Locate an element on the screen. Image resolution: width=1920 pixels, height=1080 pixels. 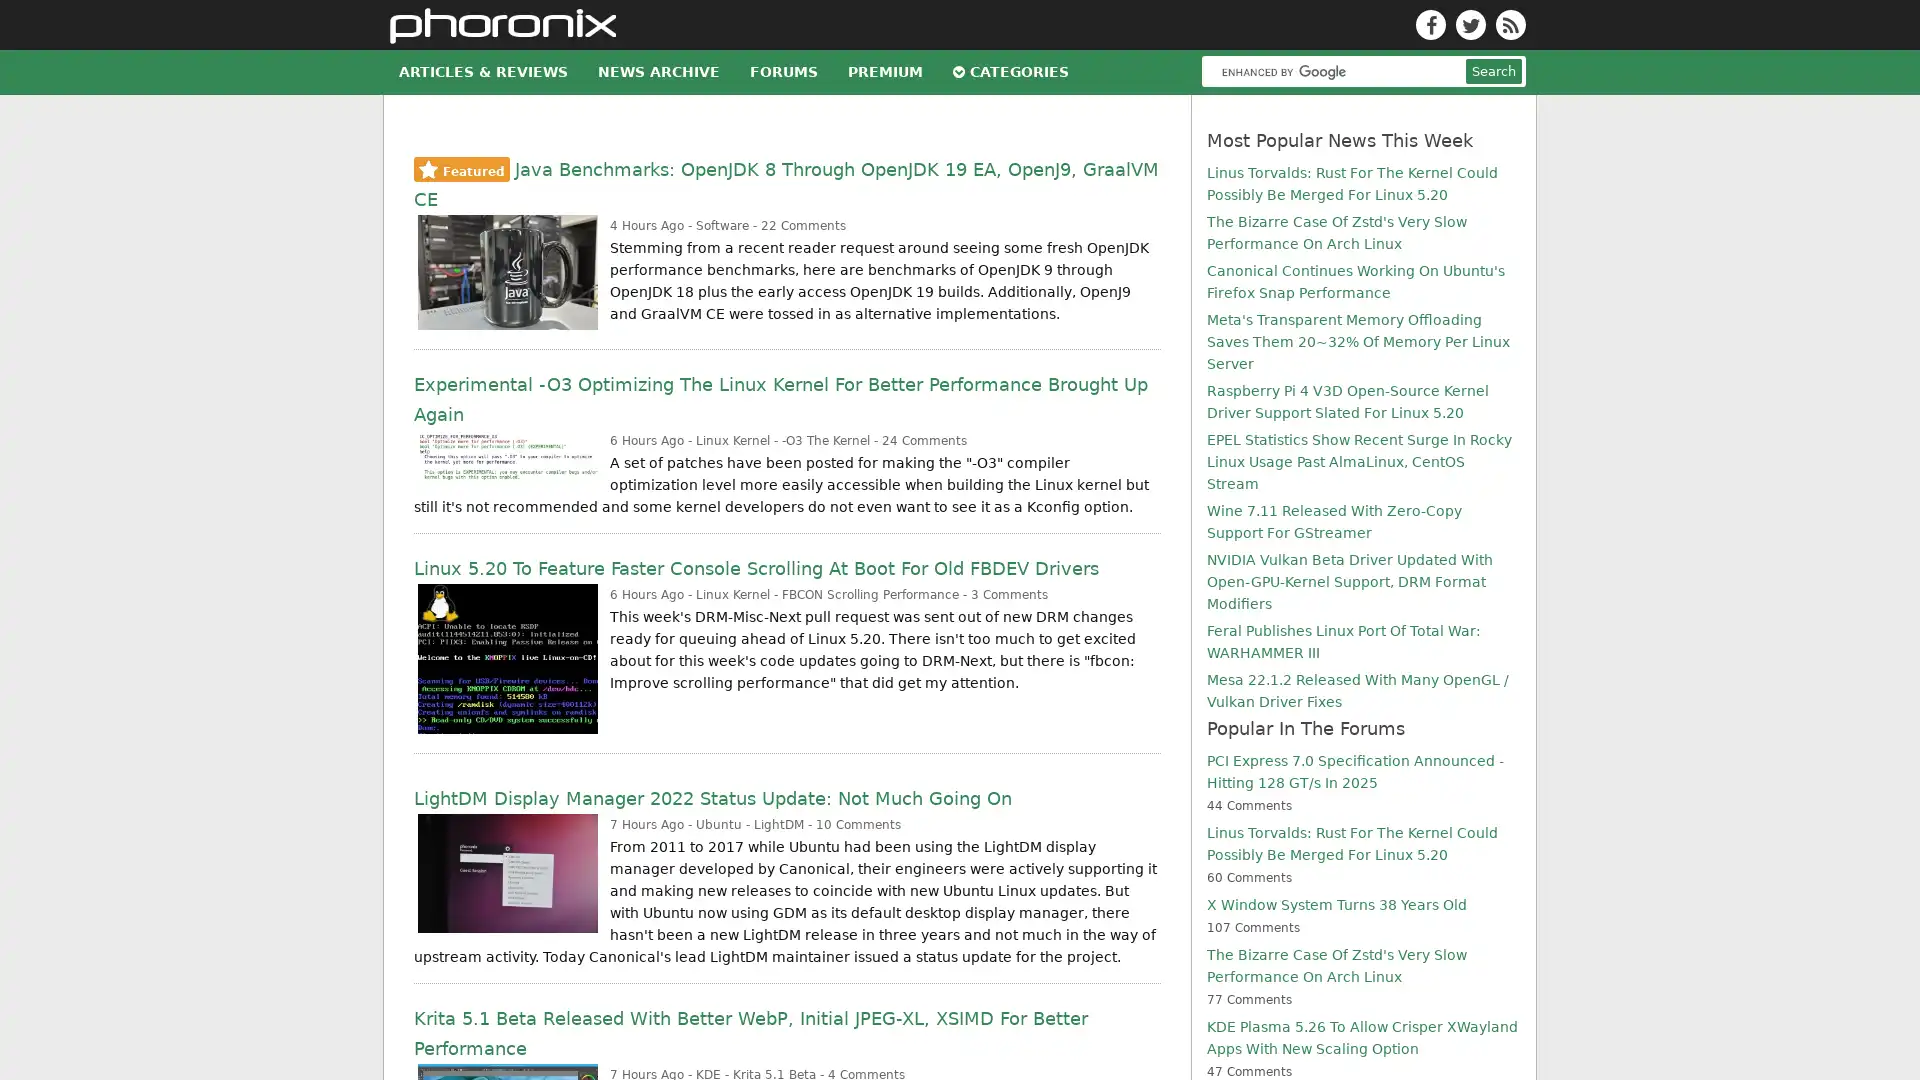
Search is located at coordinates (1493, 320).